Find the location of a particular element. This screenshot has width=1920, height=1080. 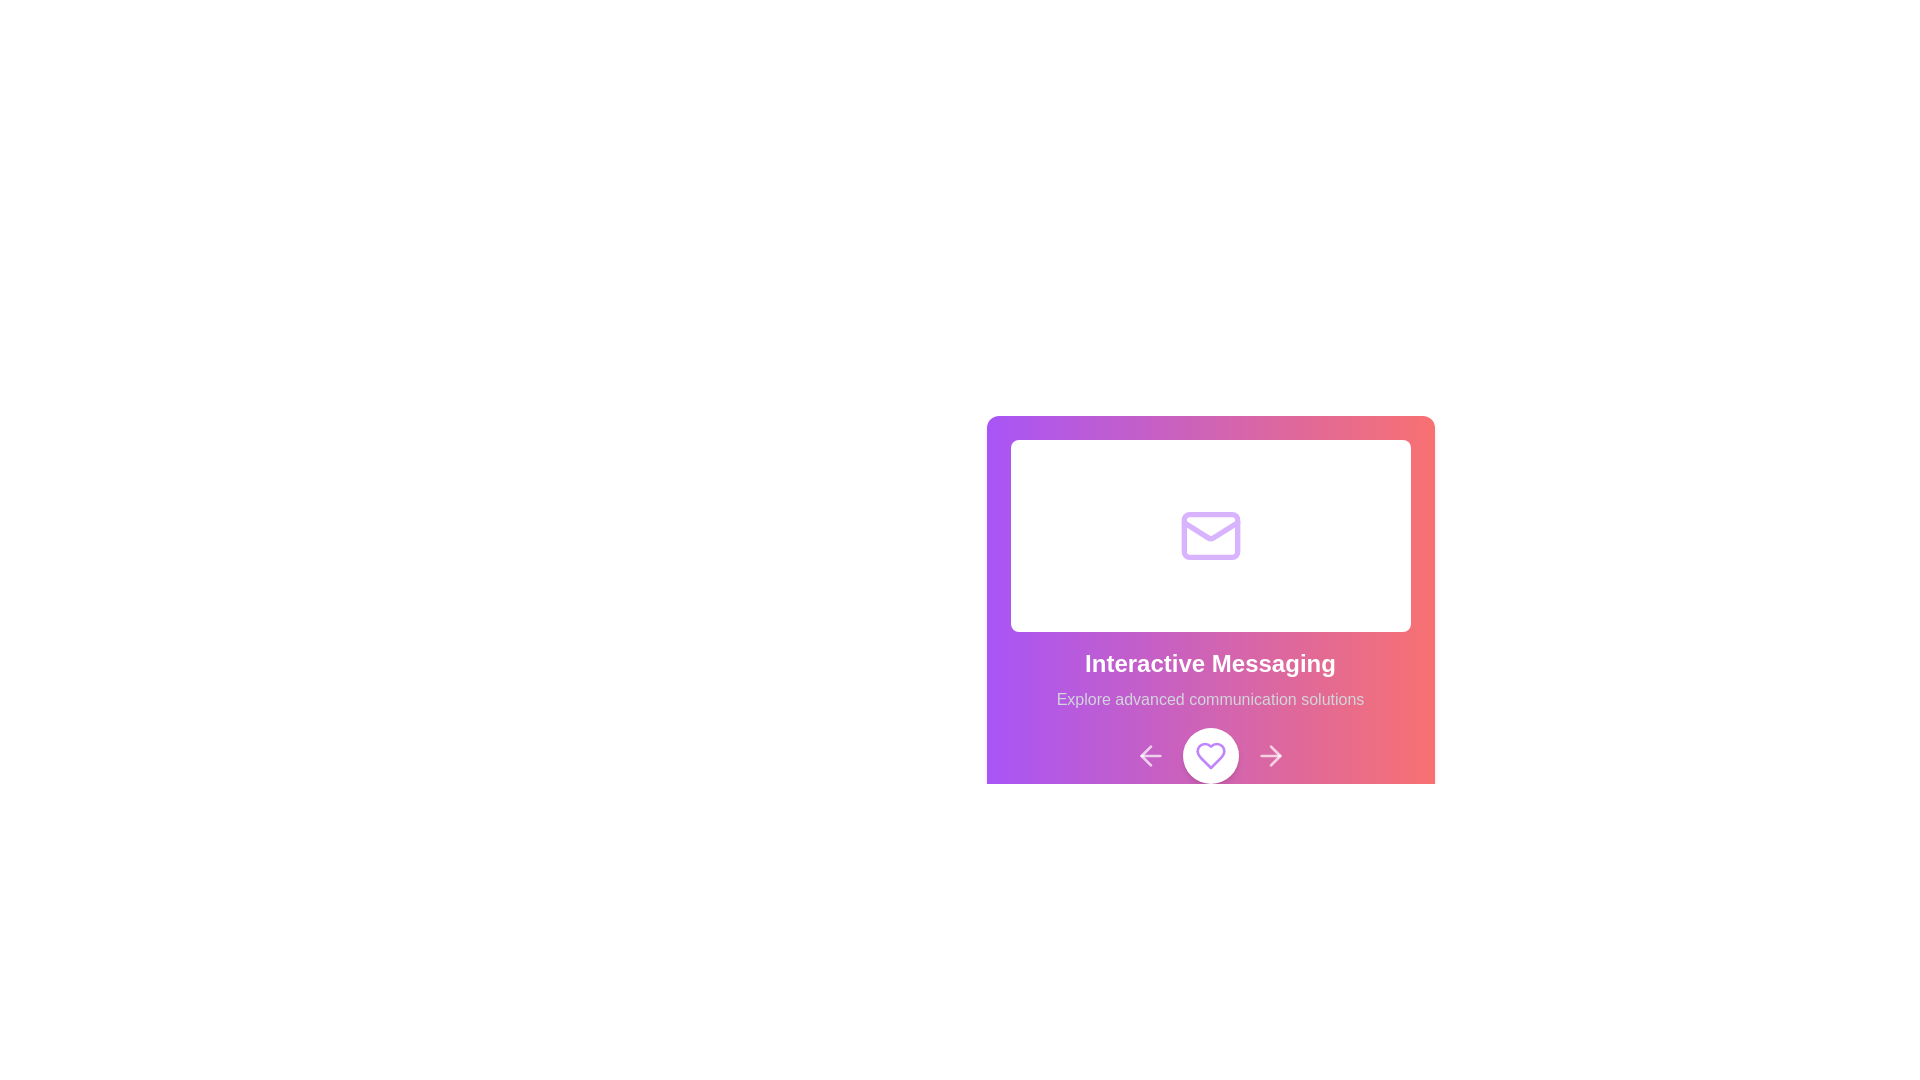

the envelope icon located within the 'Interactive Messaging' card section, which has a gradient background and rounded corners is located at coordinates (1209, 535).